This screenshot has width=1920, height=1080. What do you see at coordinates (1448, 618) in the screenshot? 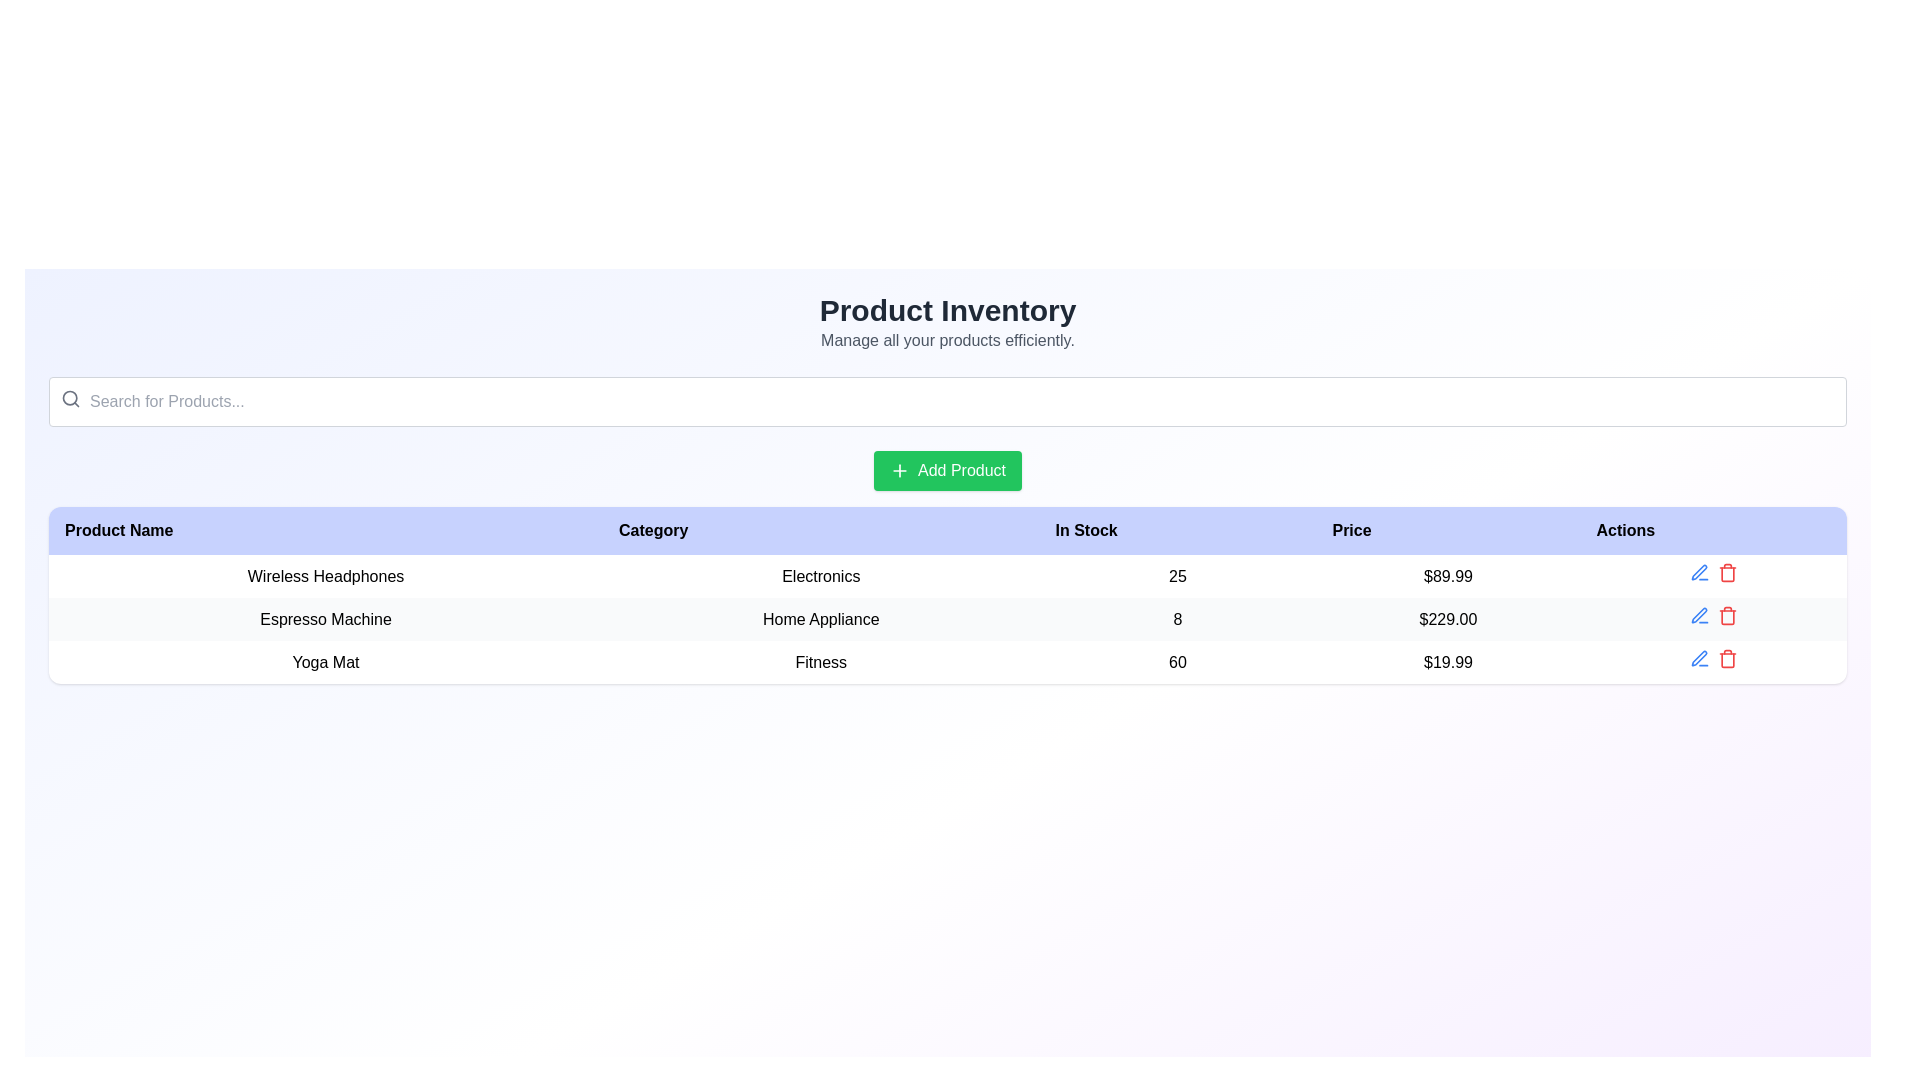
I see `the text label displaying the price value "$229.00" located in the fourth column of the second row of the table layout` at bounding box center [1448, 618].